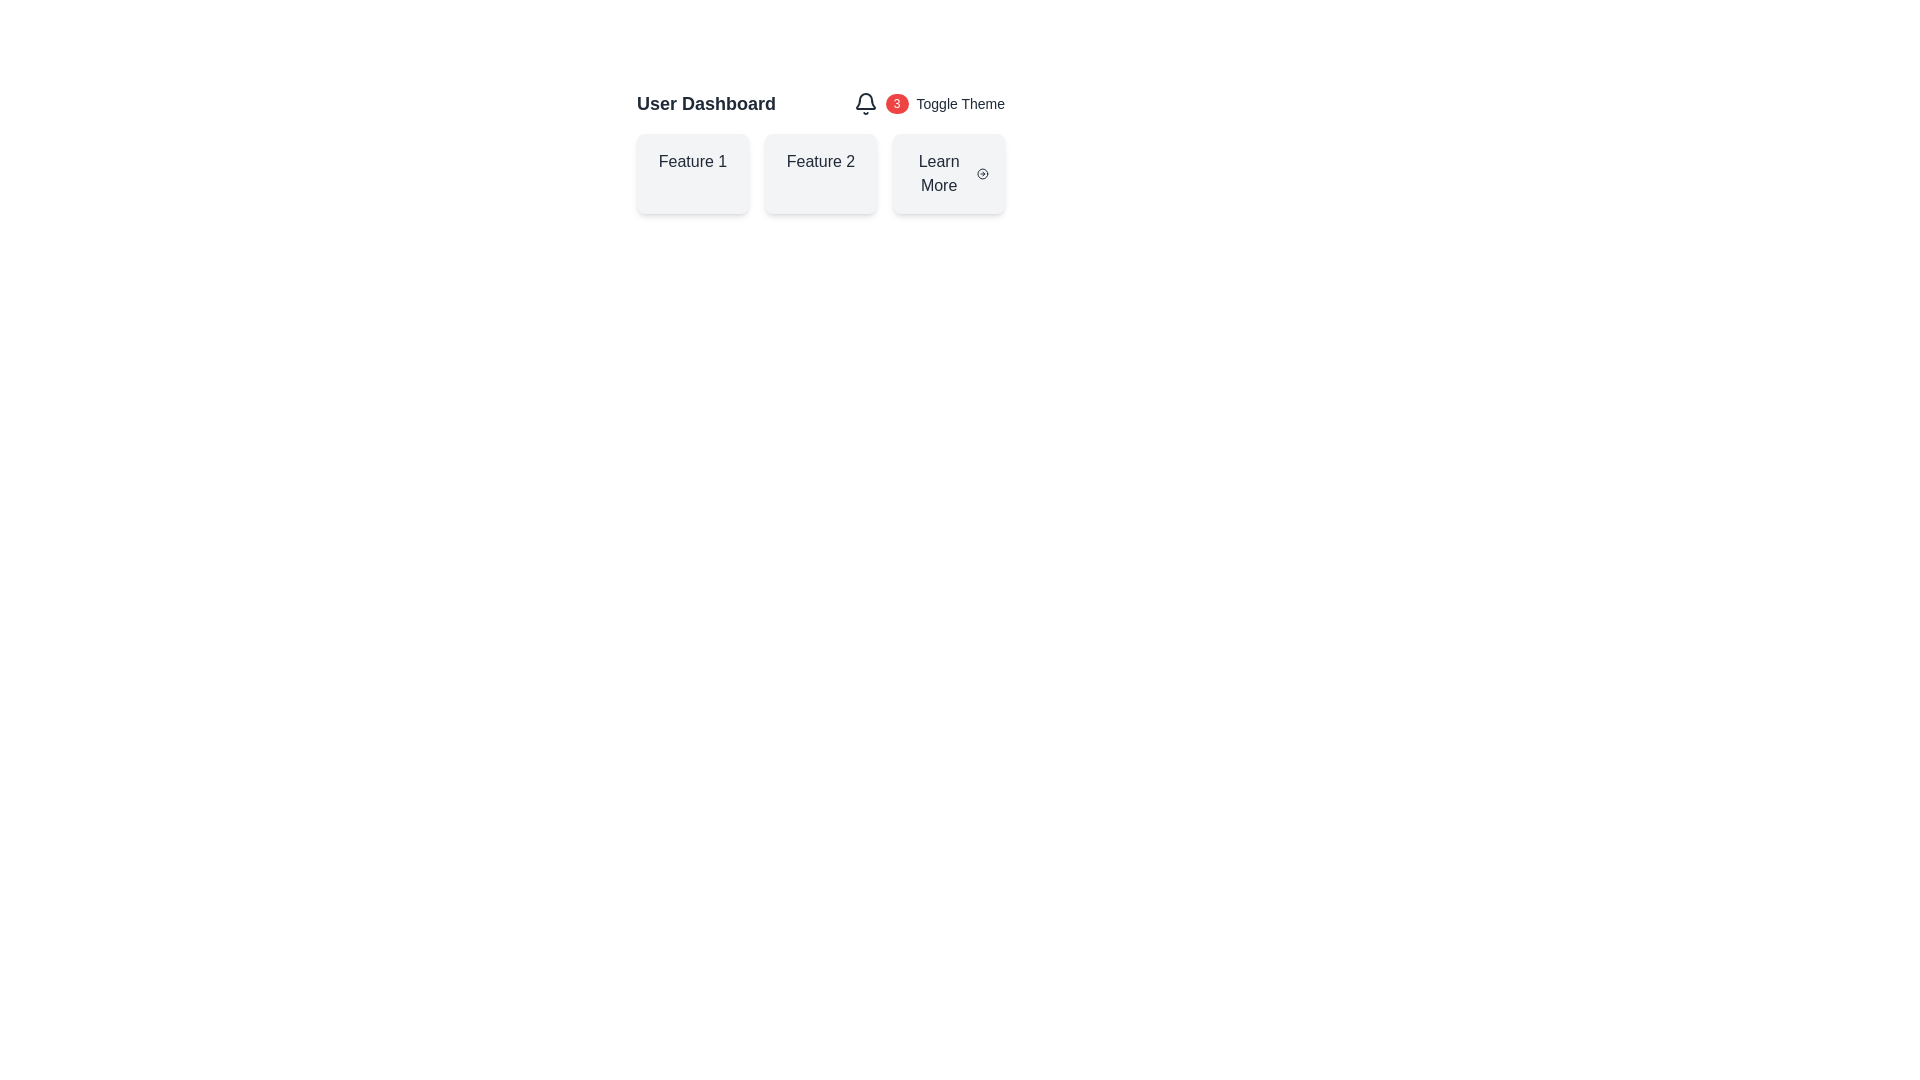  What do you see at coordinates (692, 172) in the screenshot?
I see `the first card component labeled 'Feature 1' in the User Dashboard section for accessibility navigation` at bounding box center [692, 172].